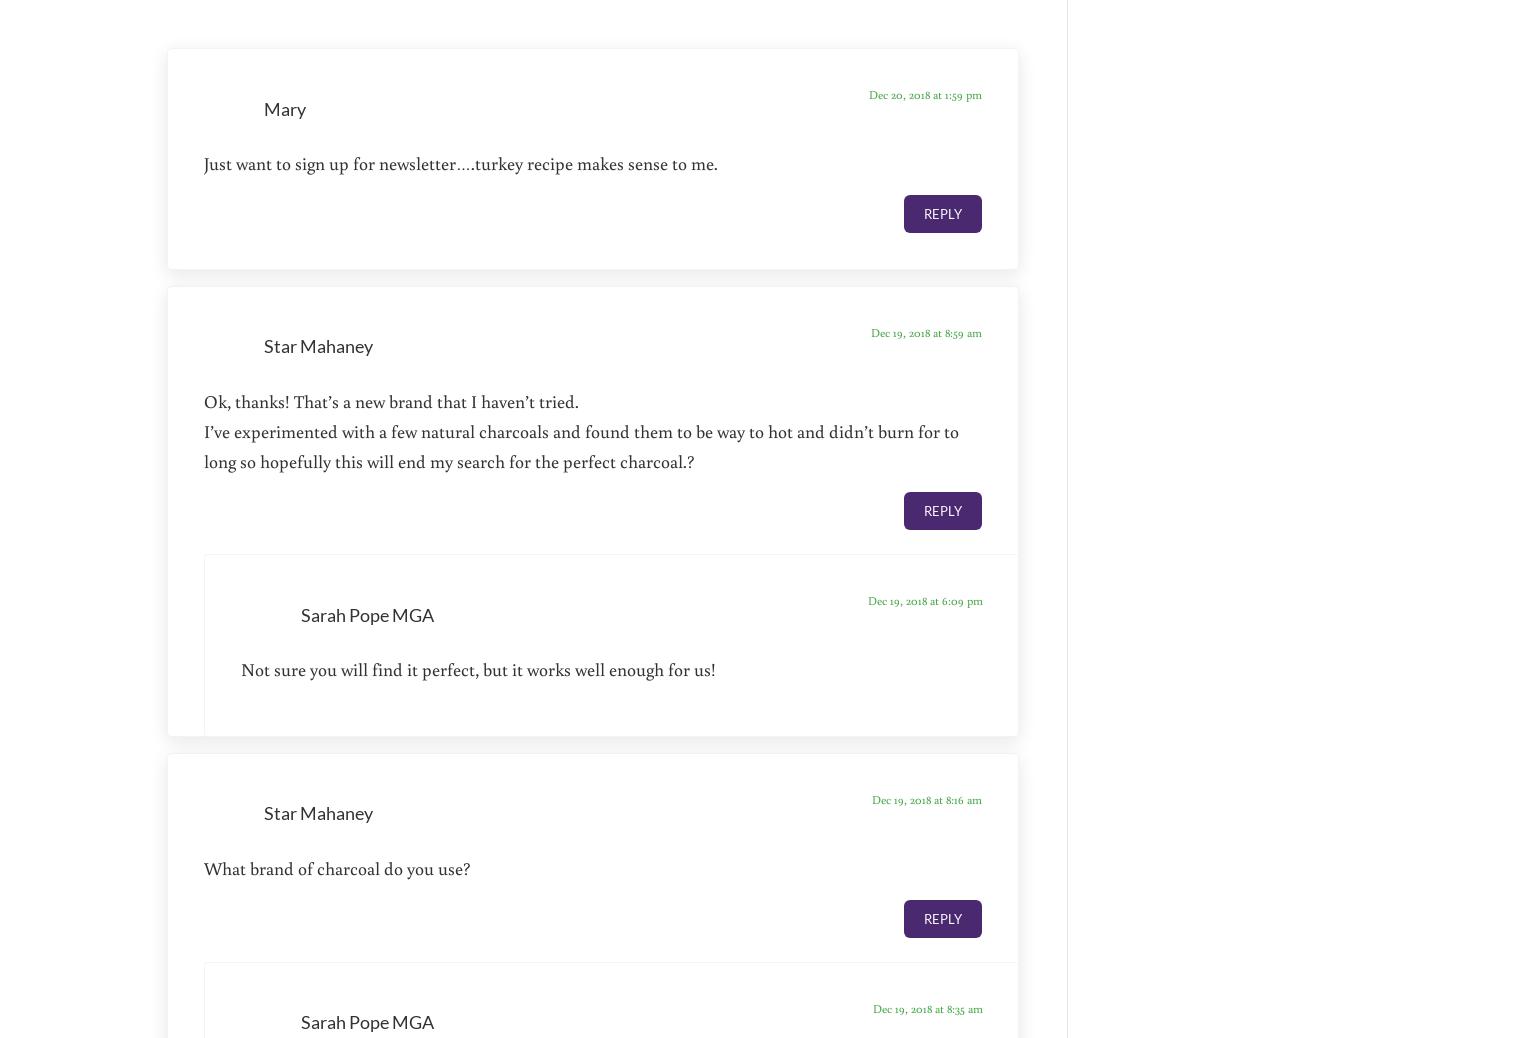  I want to click on 'Not sure you will find it perfect, but it works well enough for us!', so click(239, 667).